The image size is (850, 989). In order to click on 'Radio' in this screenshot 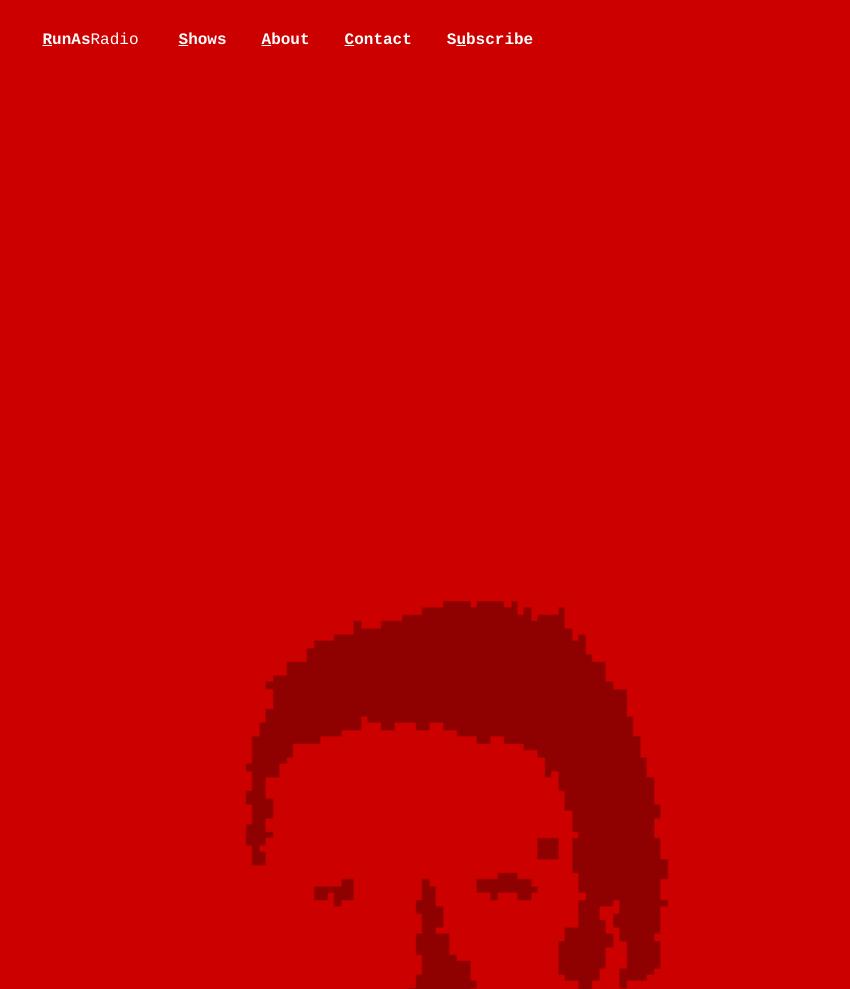, I will do `click(112, 40)`.